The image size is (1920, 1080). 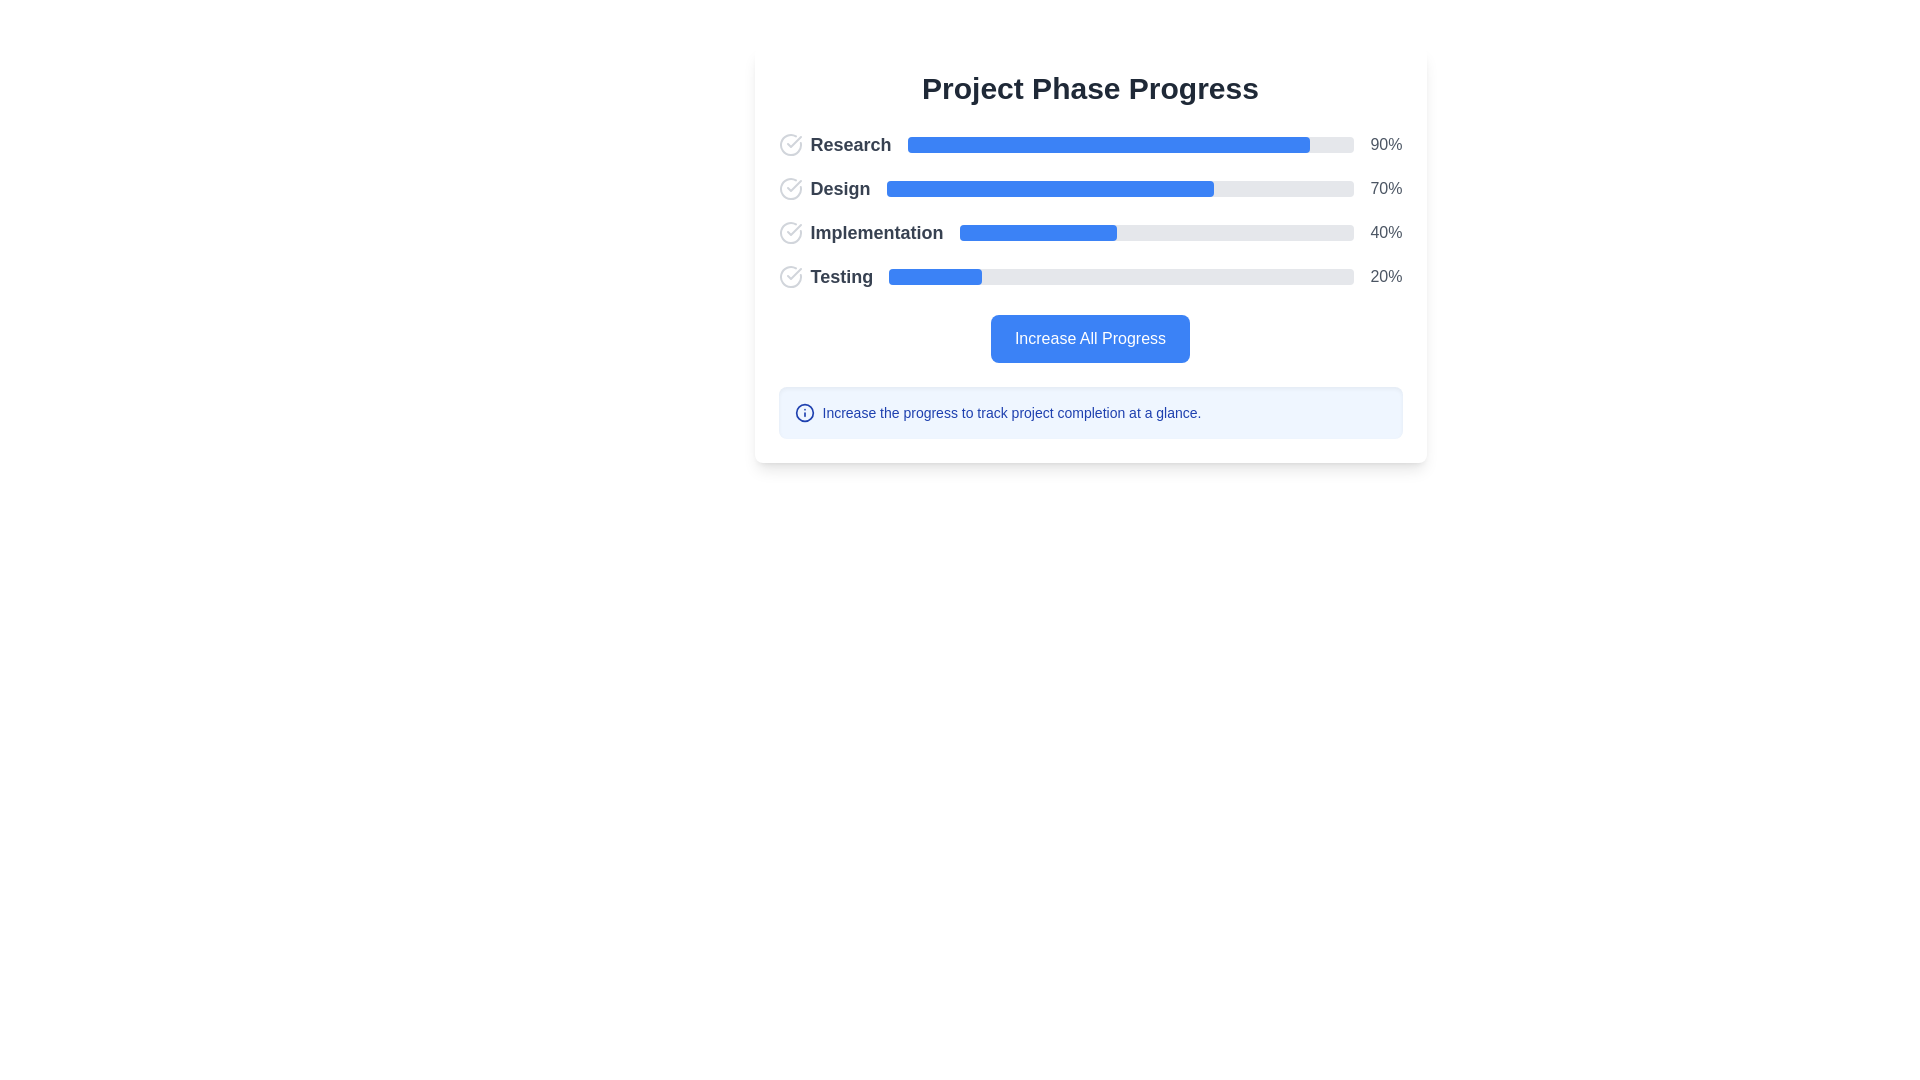 I want to click on style of the progress bar representing the 'Implementation' phase, which shows 40% completion and is positioned between the 'Design' and 'Testing' progress bars, so click(x=1156, y=231).